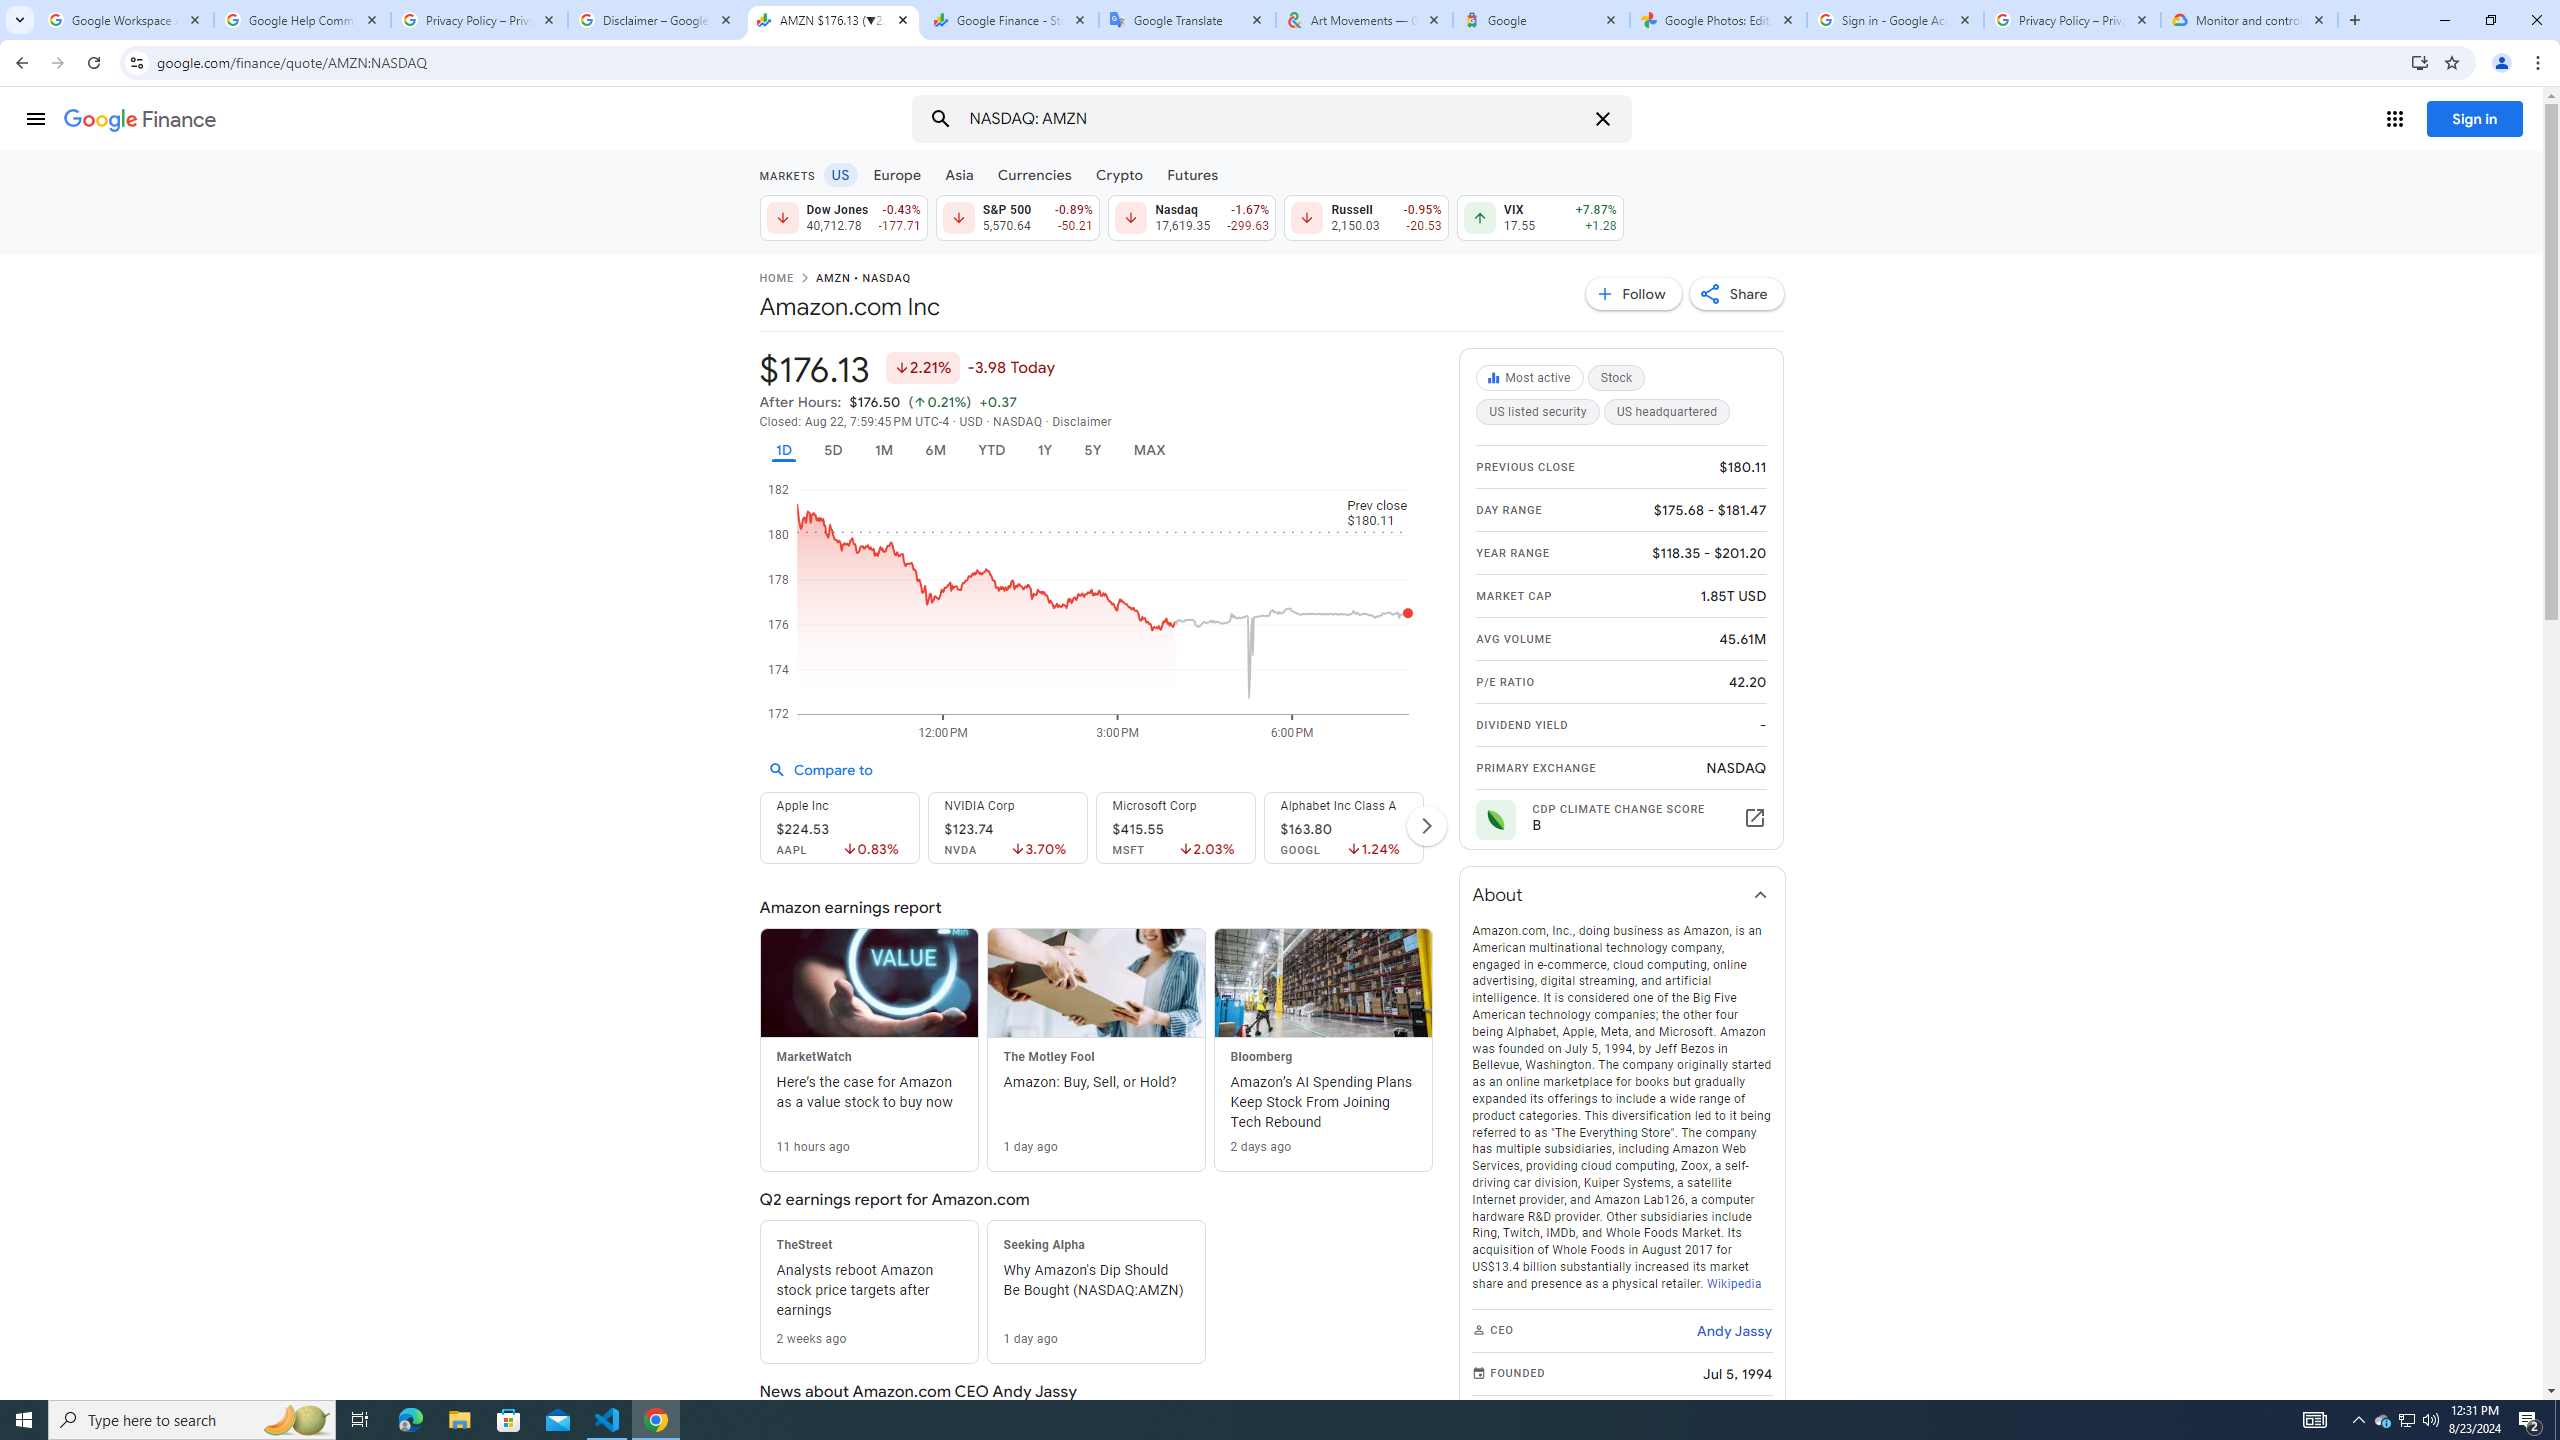  I want to click on 'Recent', so click(507, 183).